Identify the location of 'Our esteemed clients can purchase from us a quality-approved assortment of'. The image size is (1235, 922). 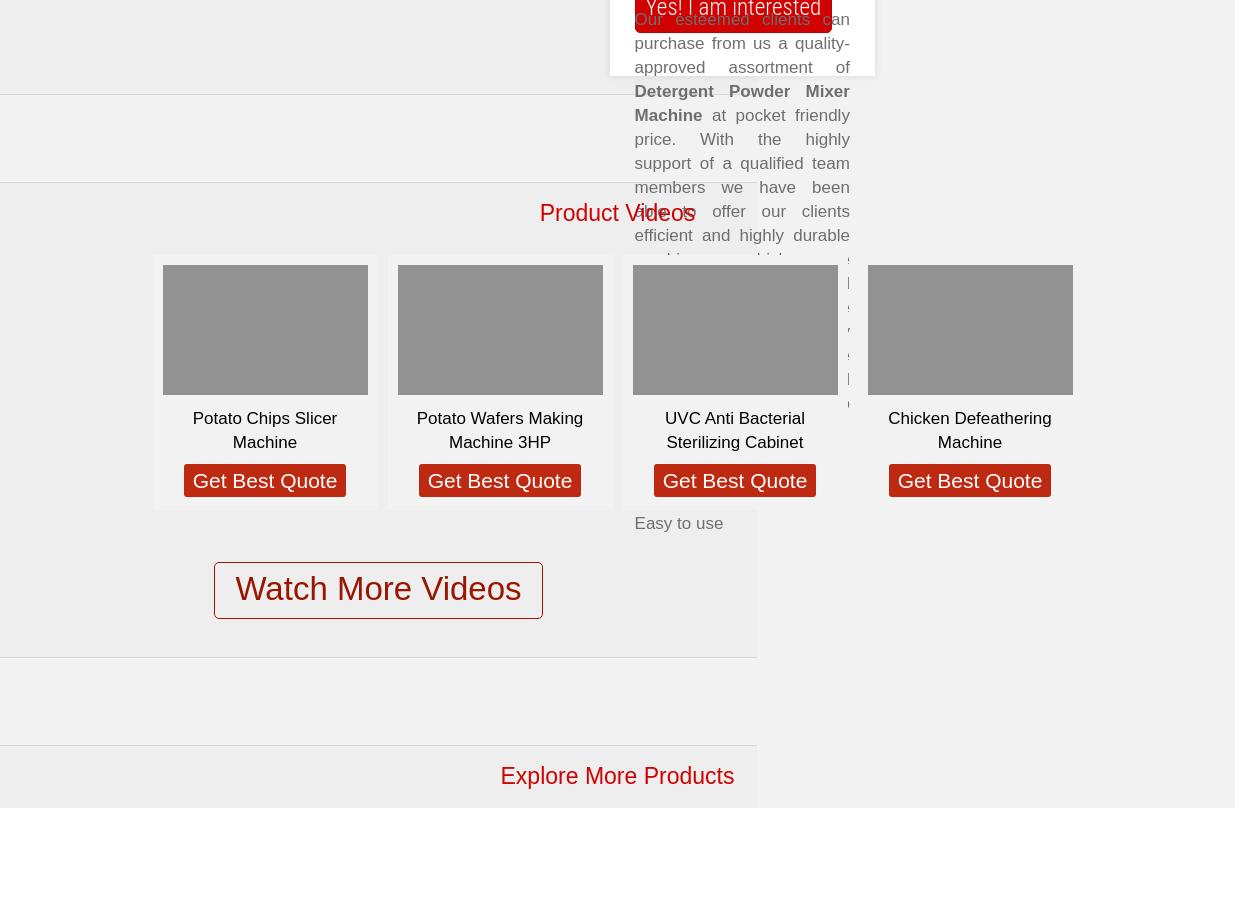
(741, 43).